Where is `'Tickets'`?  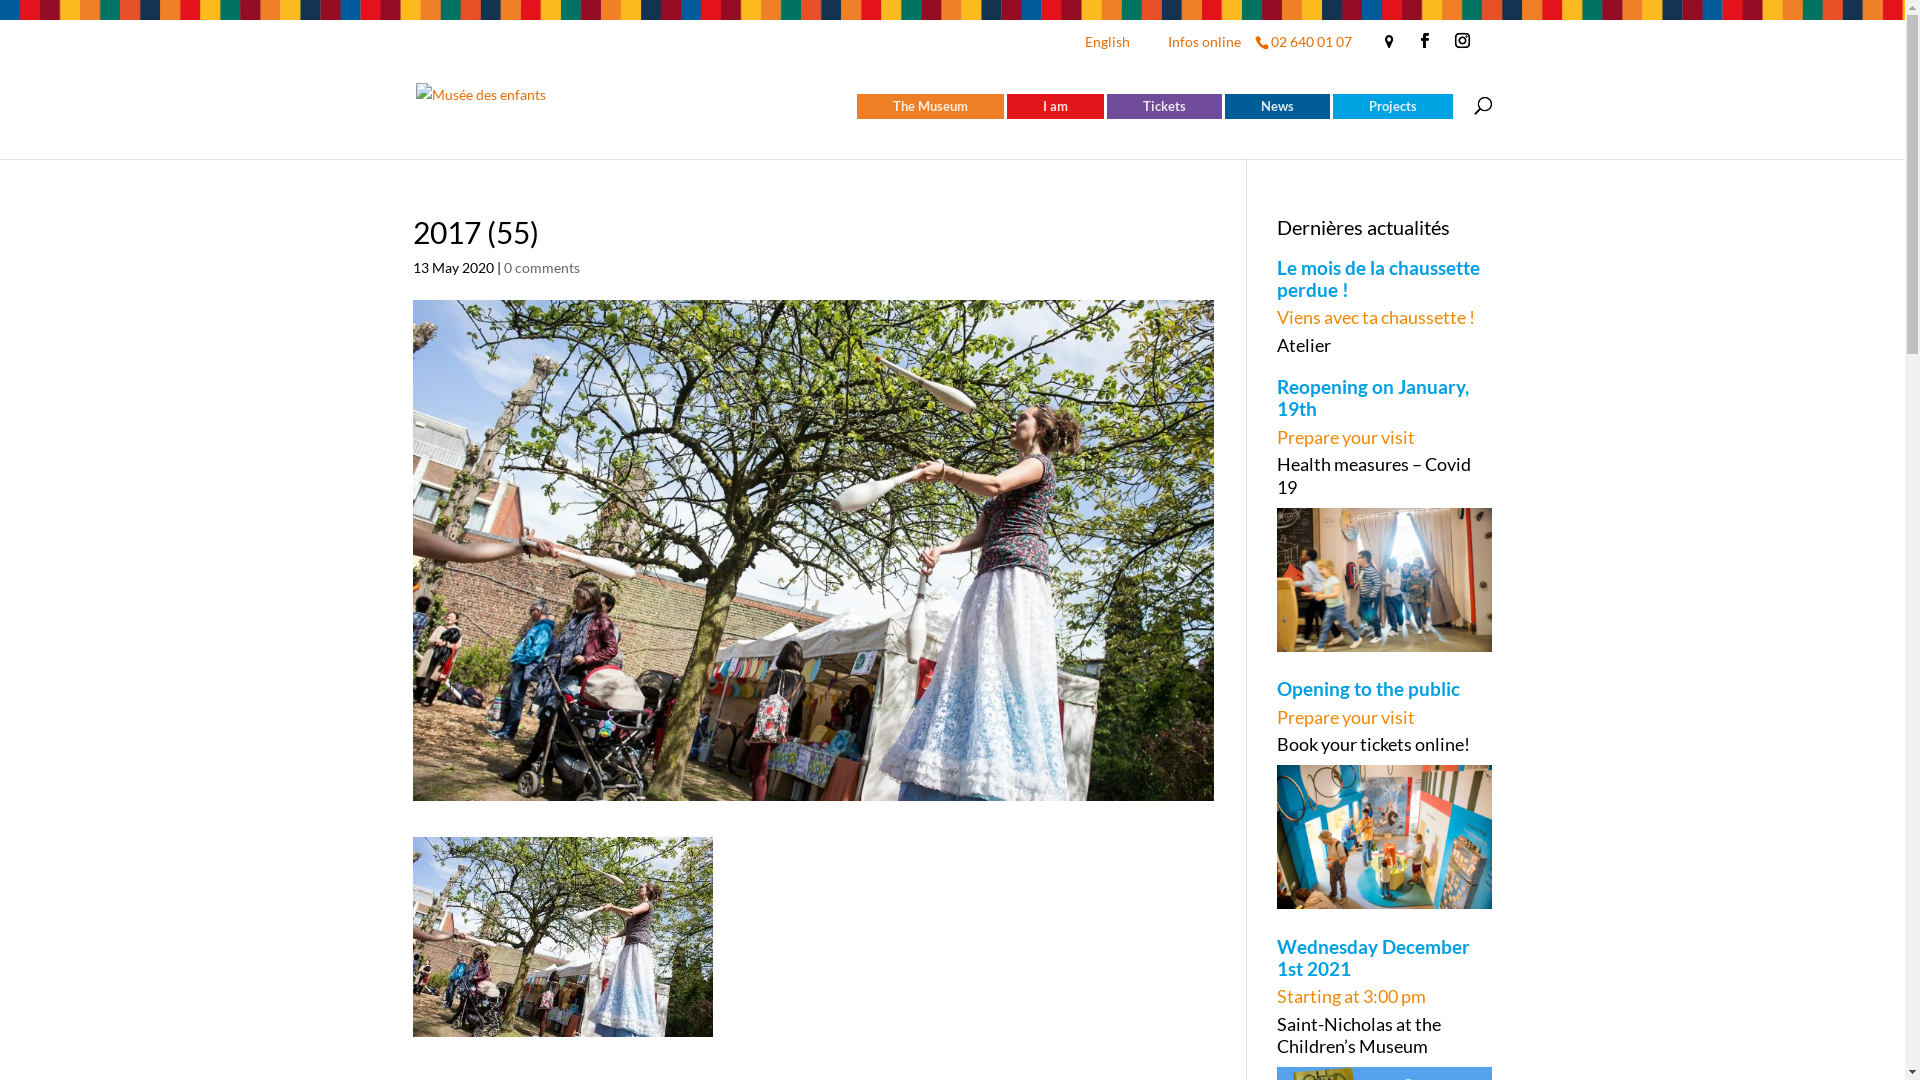
'Tickets' is located at coordinates (1163, 106).